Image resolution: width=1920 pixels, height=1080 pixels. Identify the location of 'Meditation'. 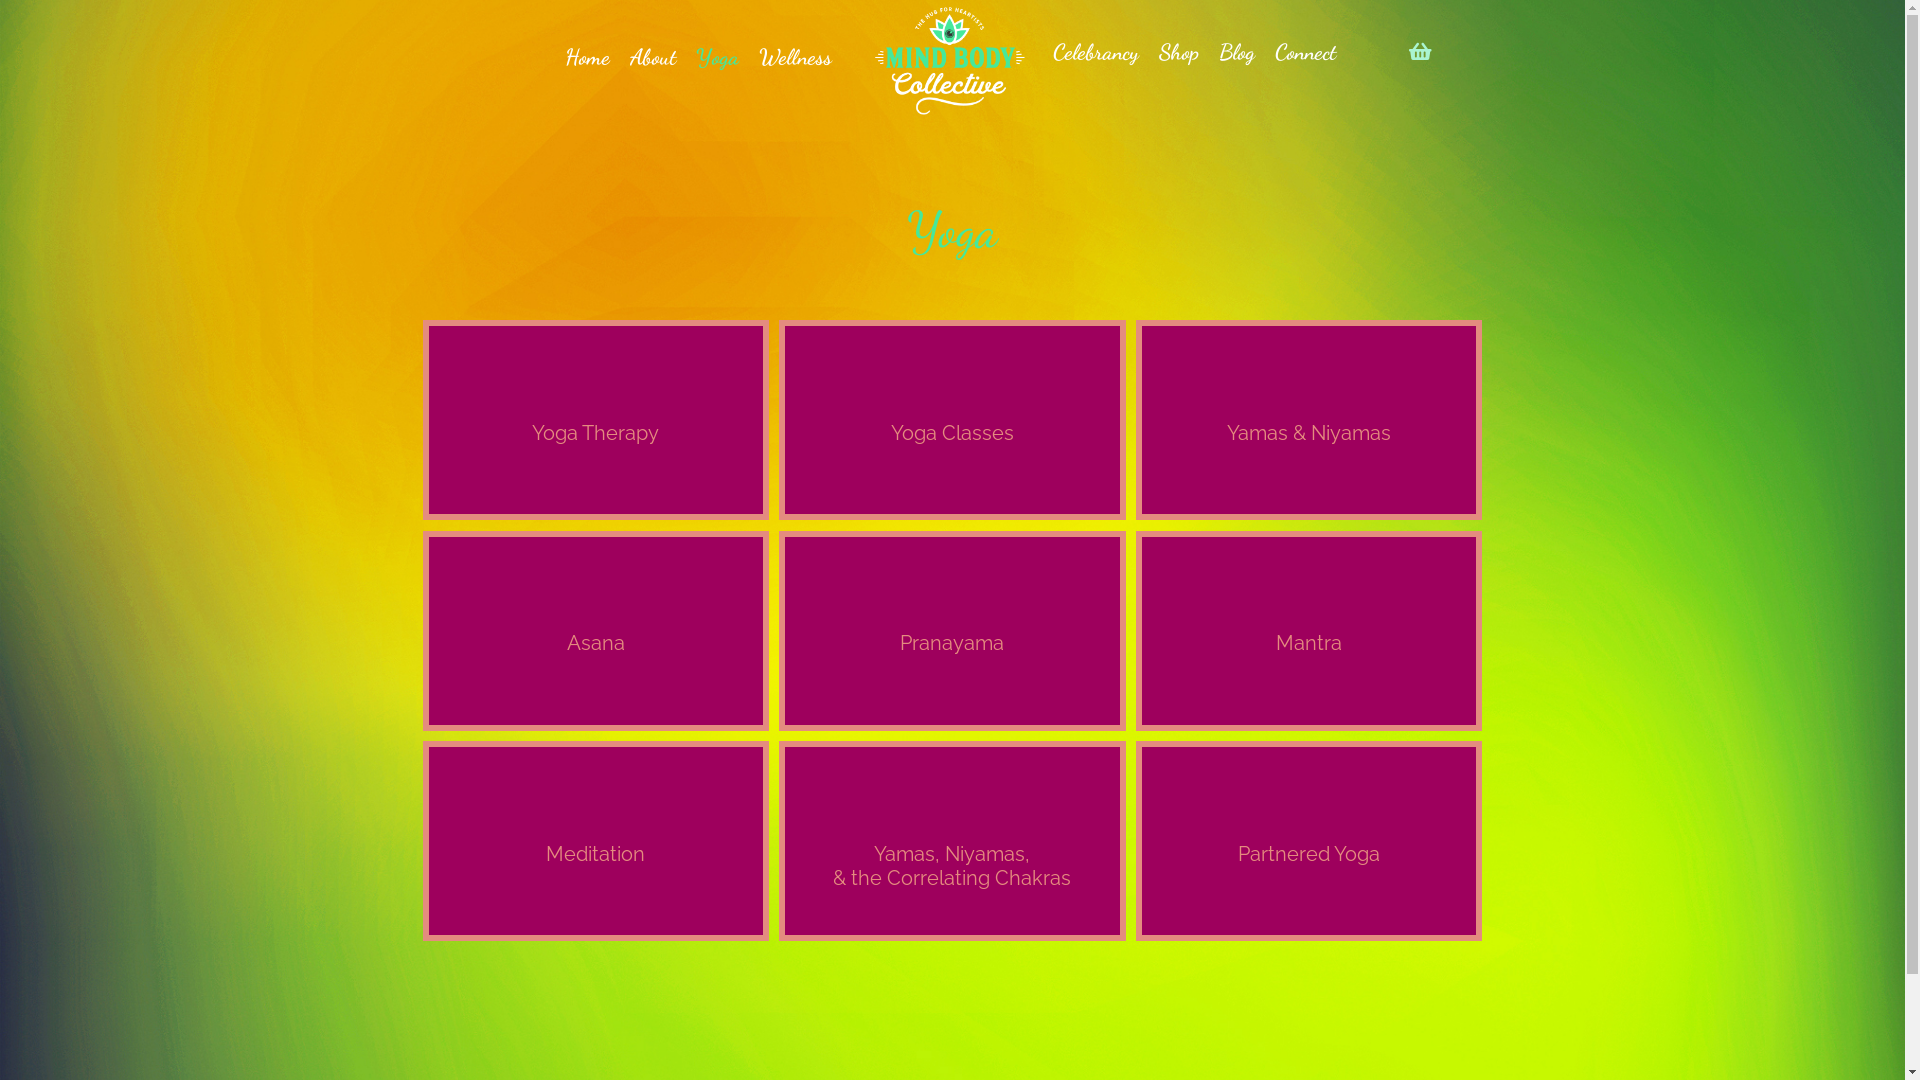
(594, 840).